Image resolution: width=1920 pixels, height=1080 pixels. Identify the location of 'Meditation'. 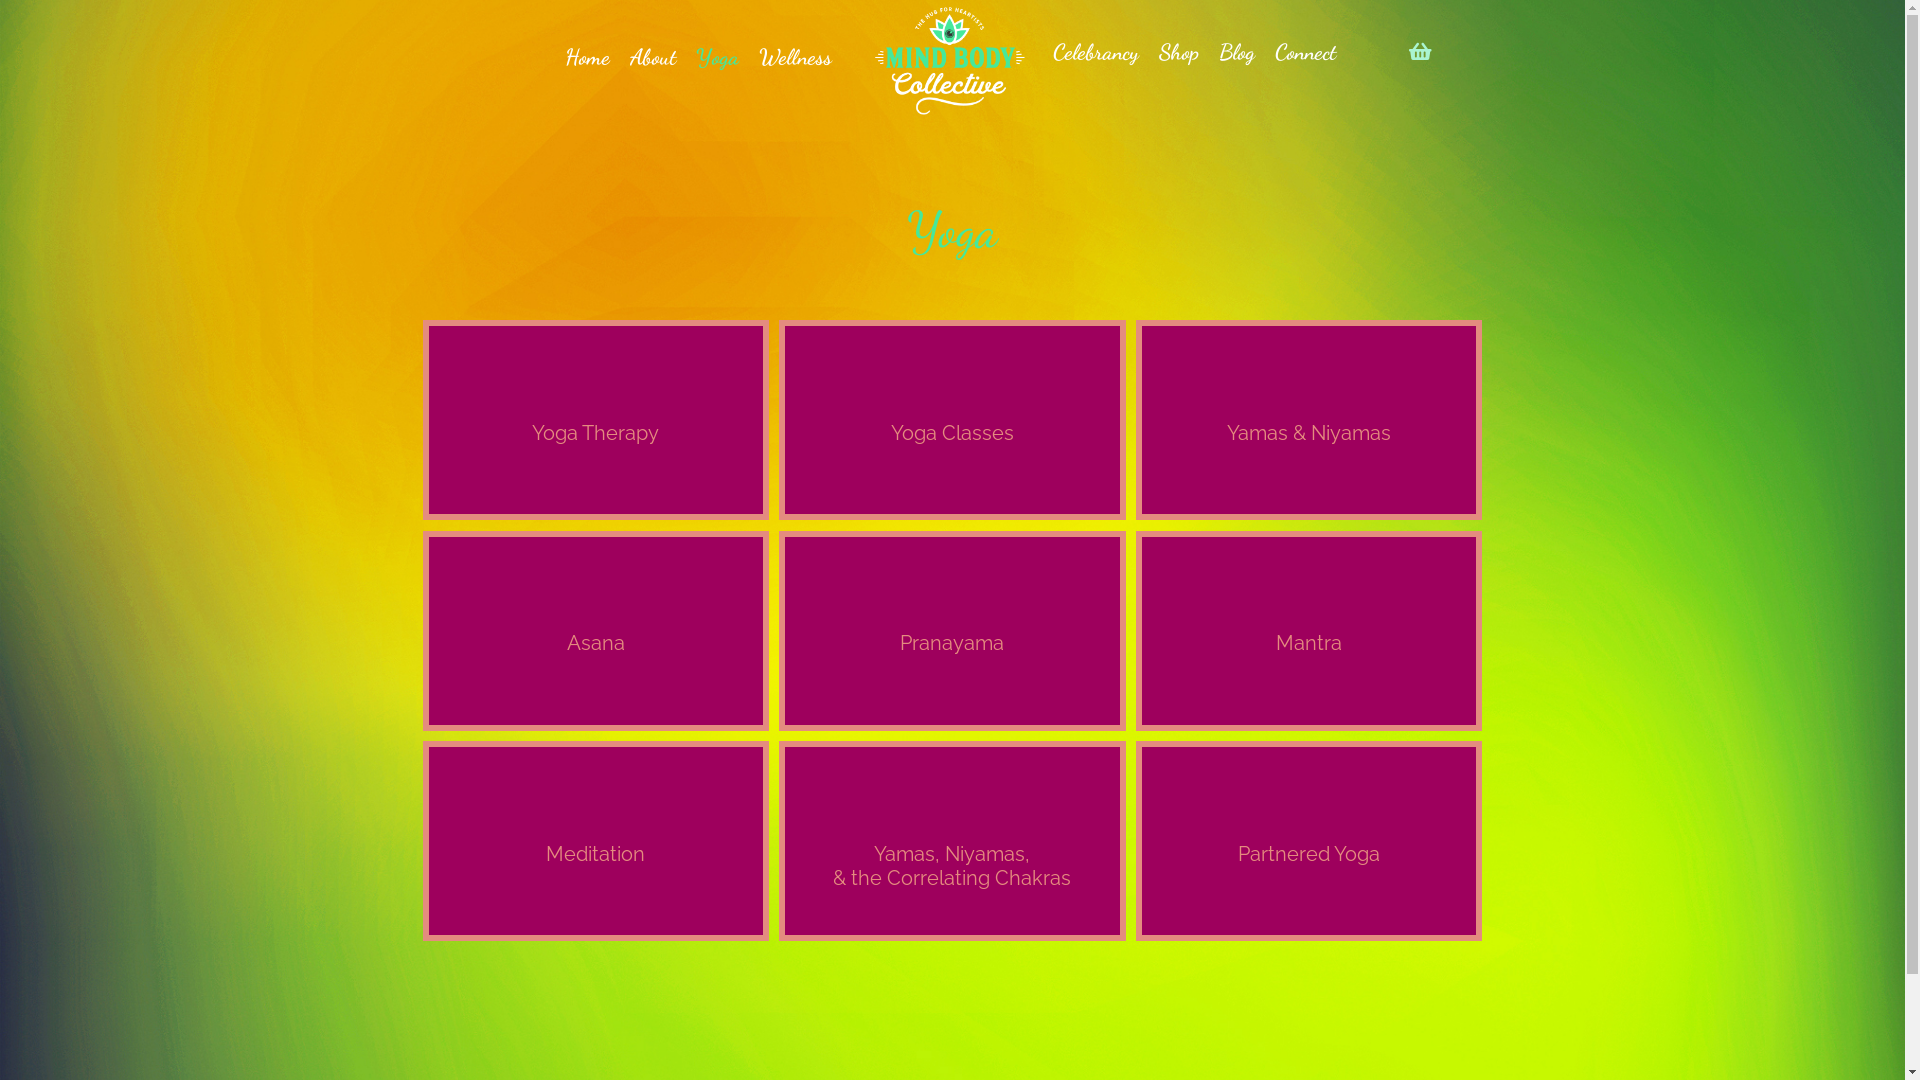
(594, 840).